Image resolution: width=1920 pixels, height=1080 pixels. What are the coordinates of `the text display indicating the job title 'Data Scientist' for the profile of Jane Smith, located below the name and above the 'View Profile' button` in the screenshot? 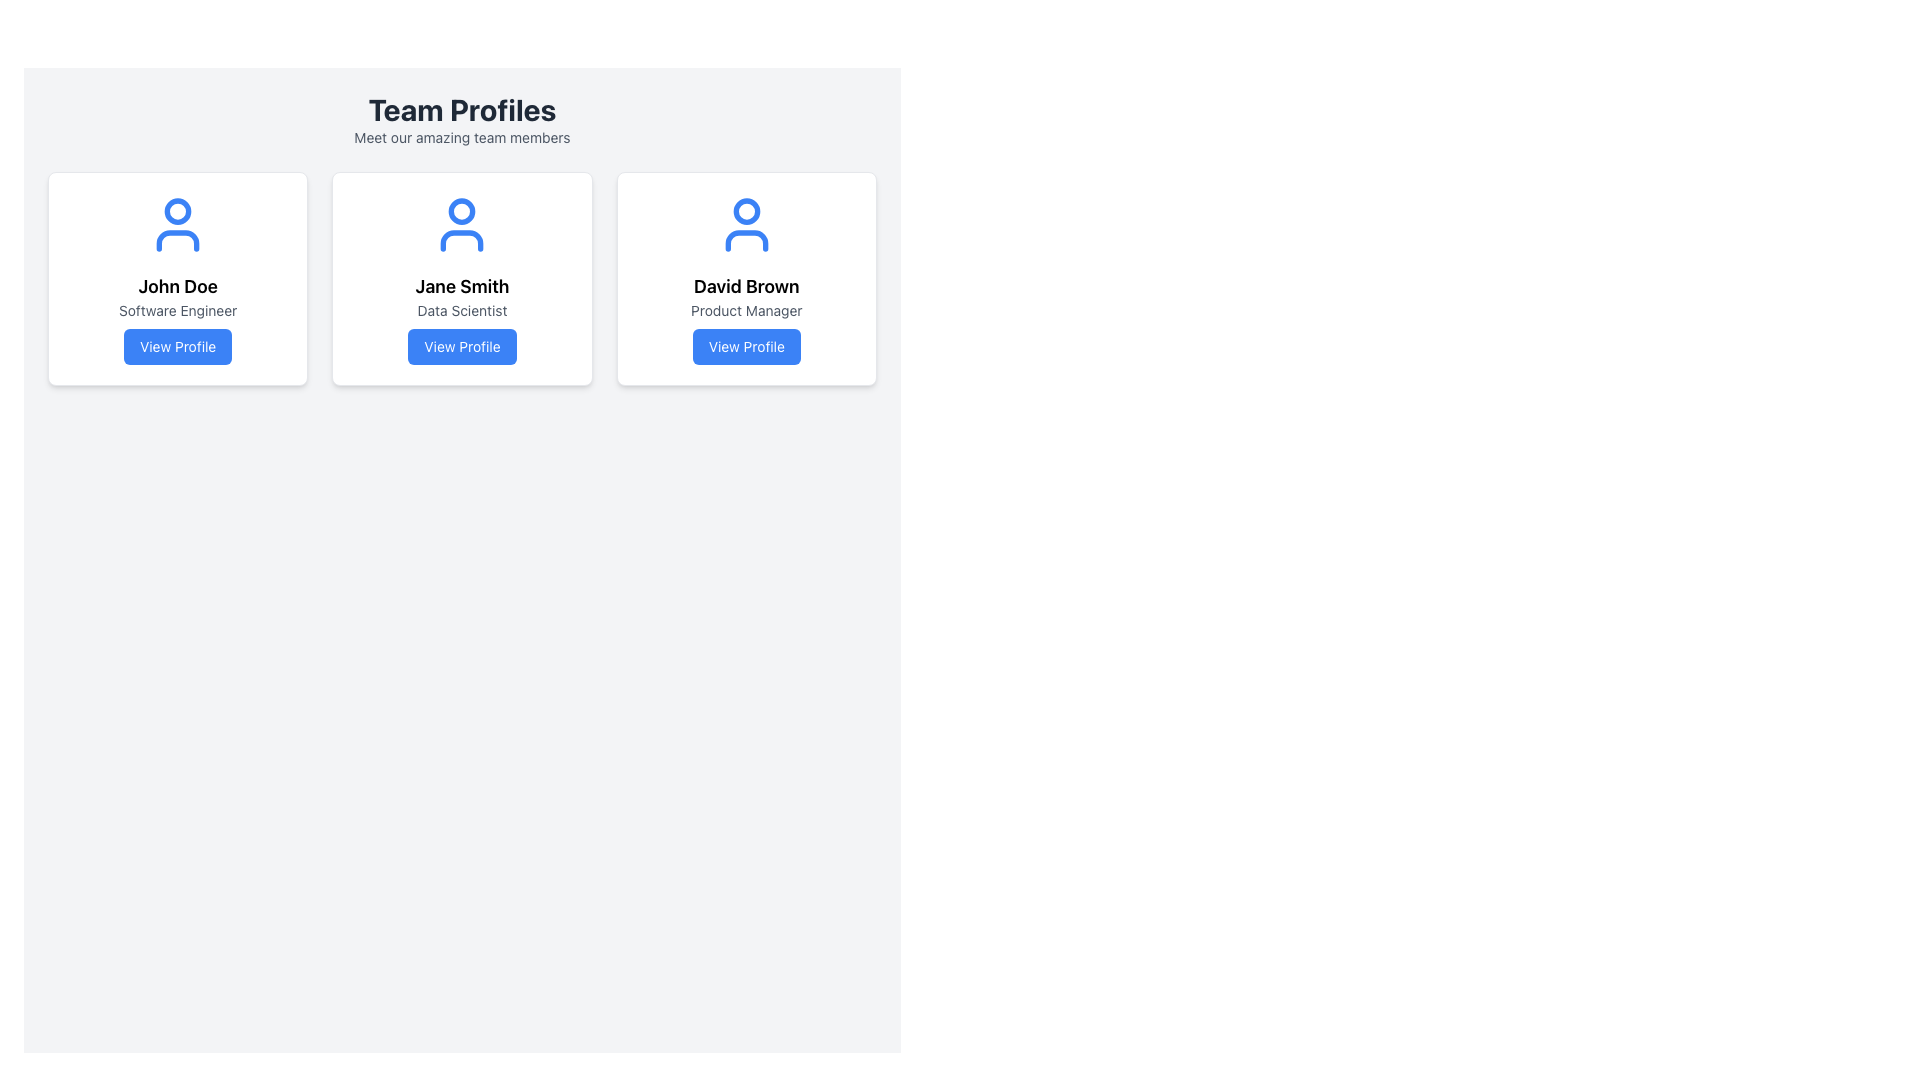 It's located at (461, 311).